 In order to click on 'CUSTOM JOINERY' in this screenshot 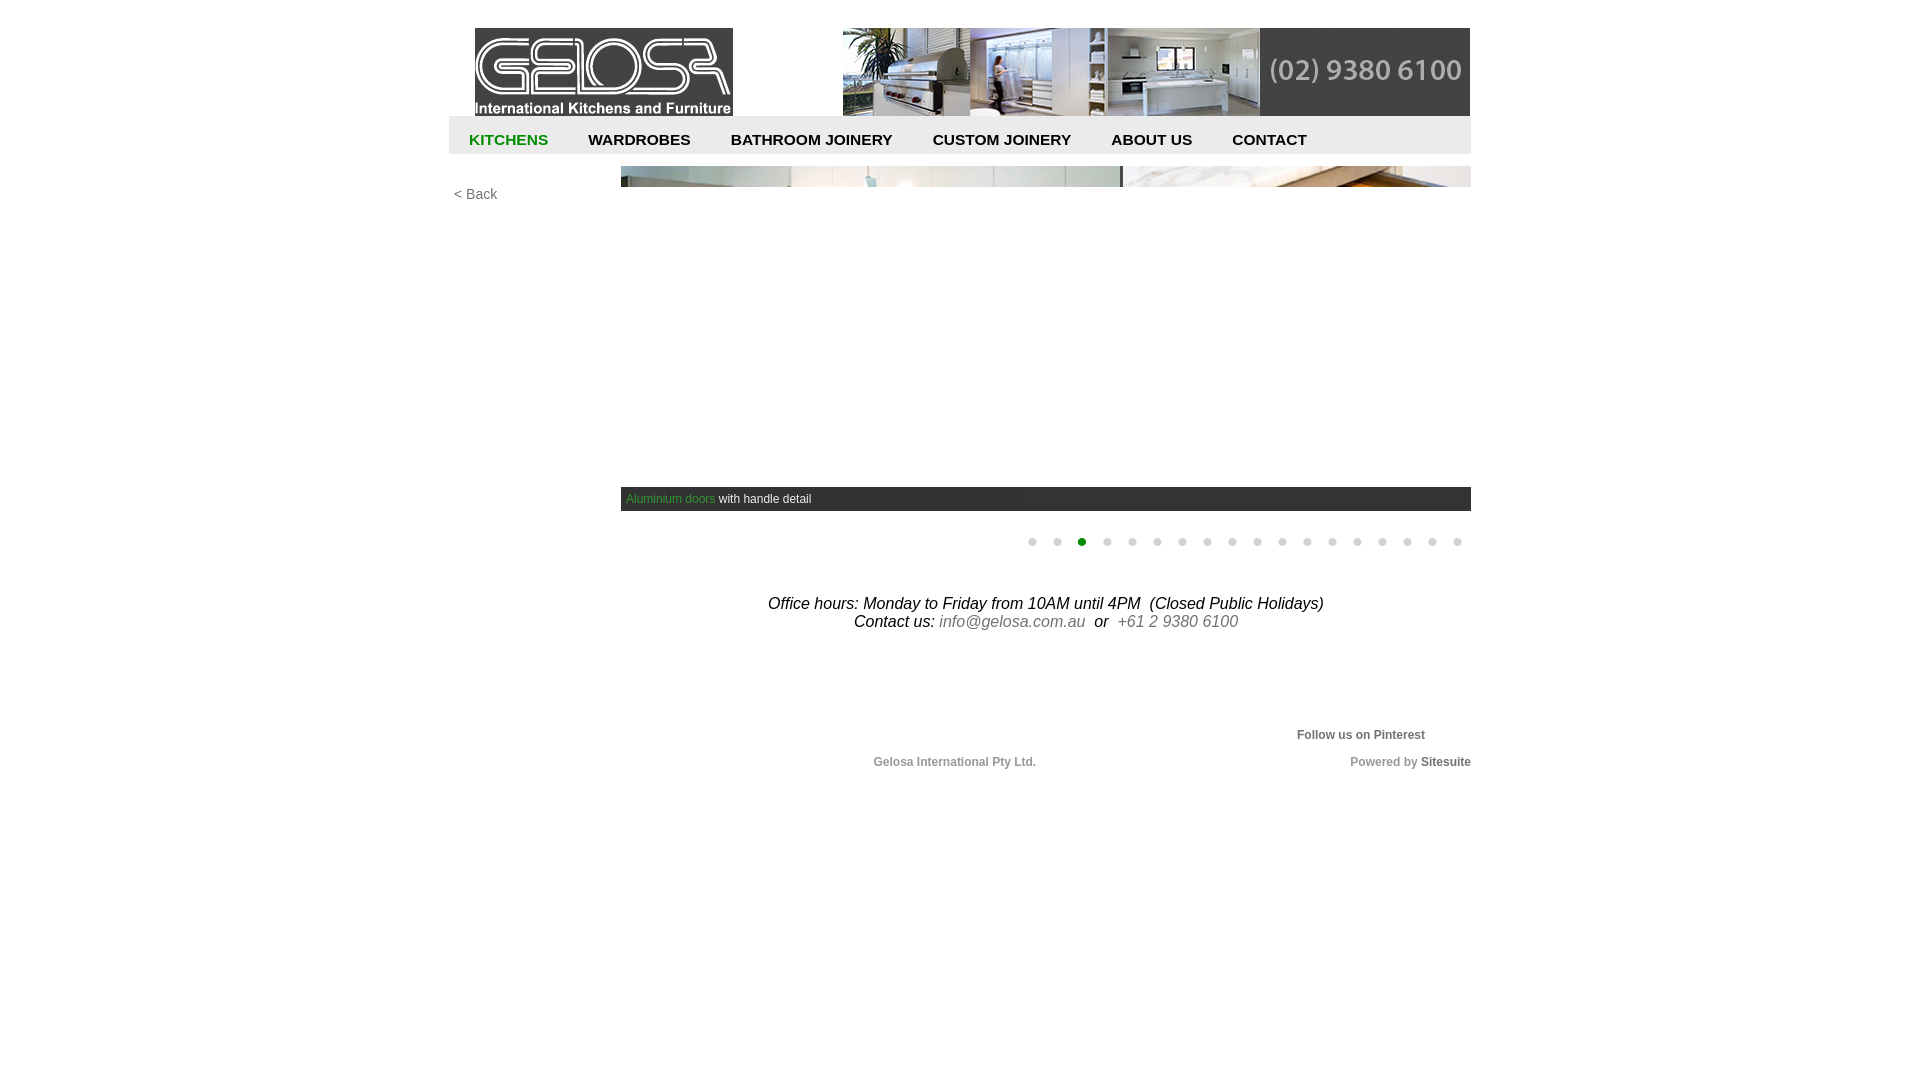, I will do `click(1002, 144)`.